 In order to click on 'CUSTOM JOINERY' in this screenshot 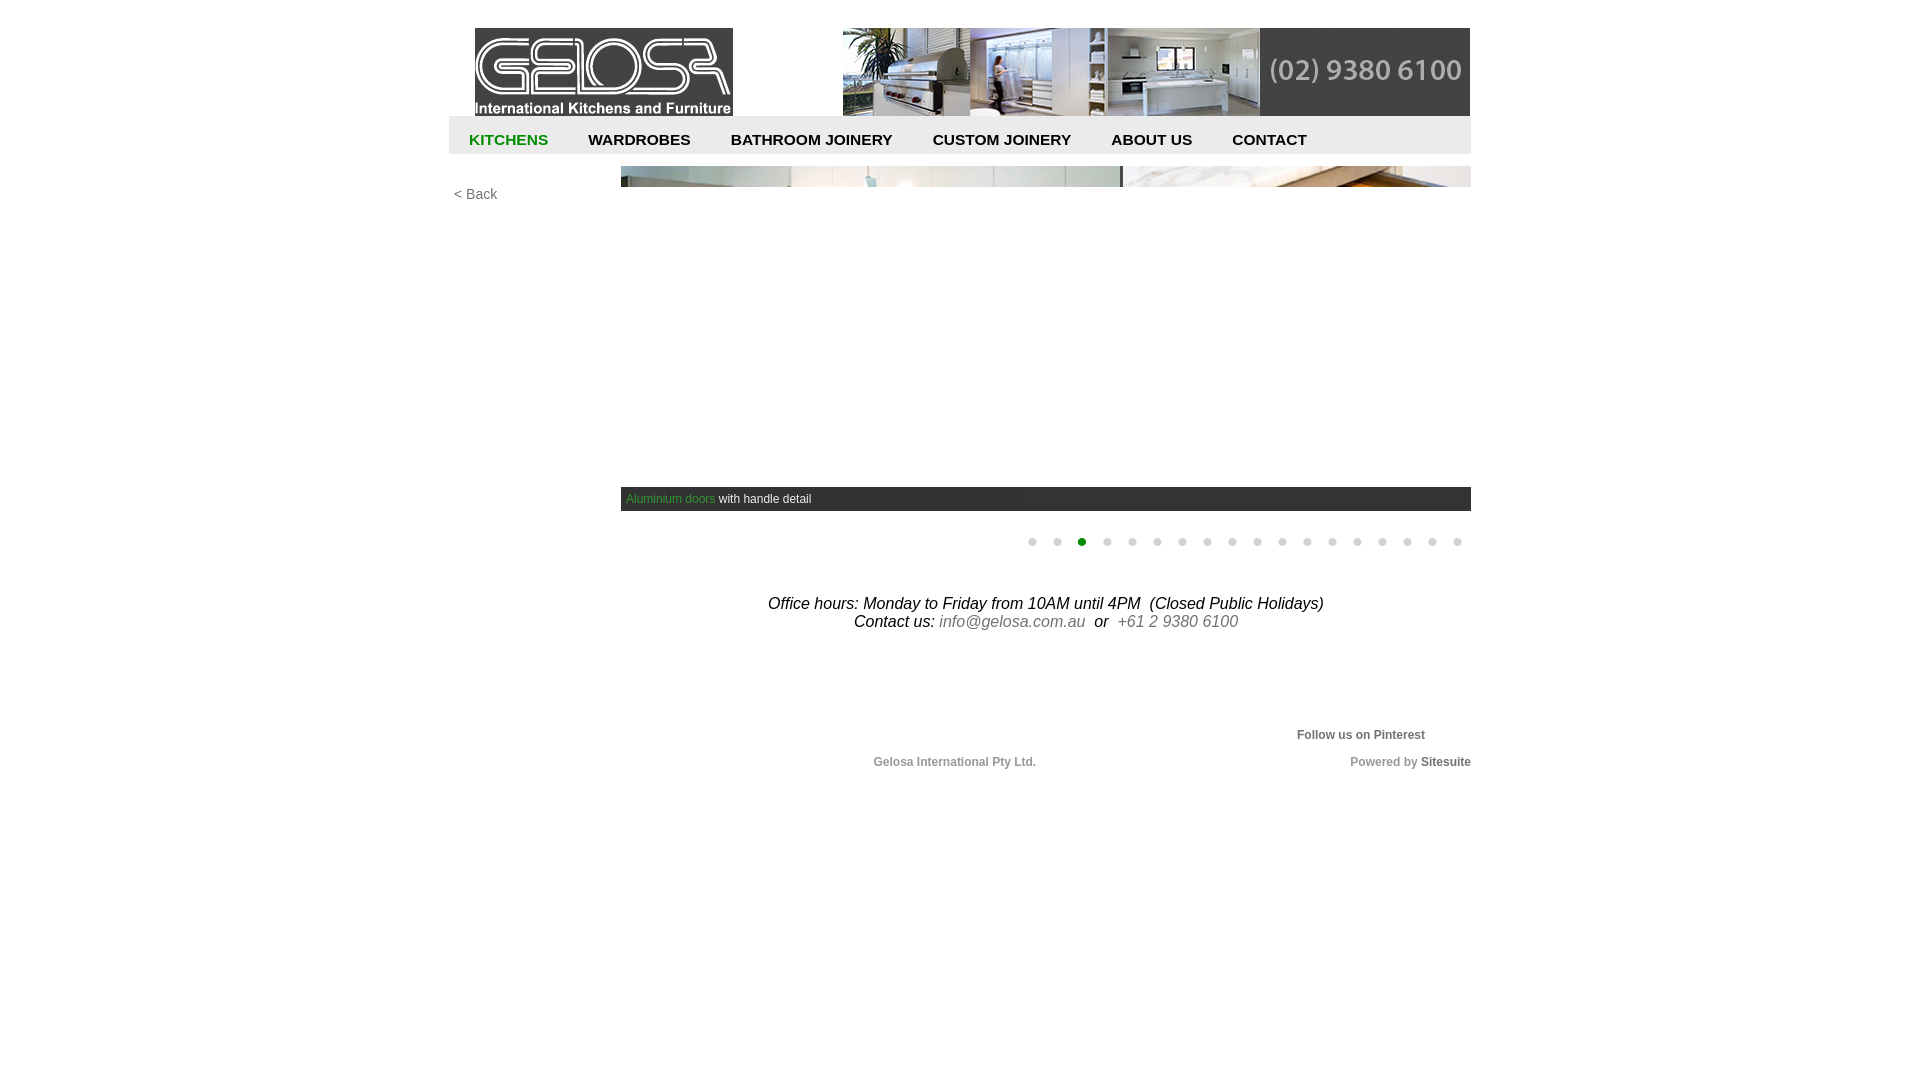, I will do `click(1002, 144)`.